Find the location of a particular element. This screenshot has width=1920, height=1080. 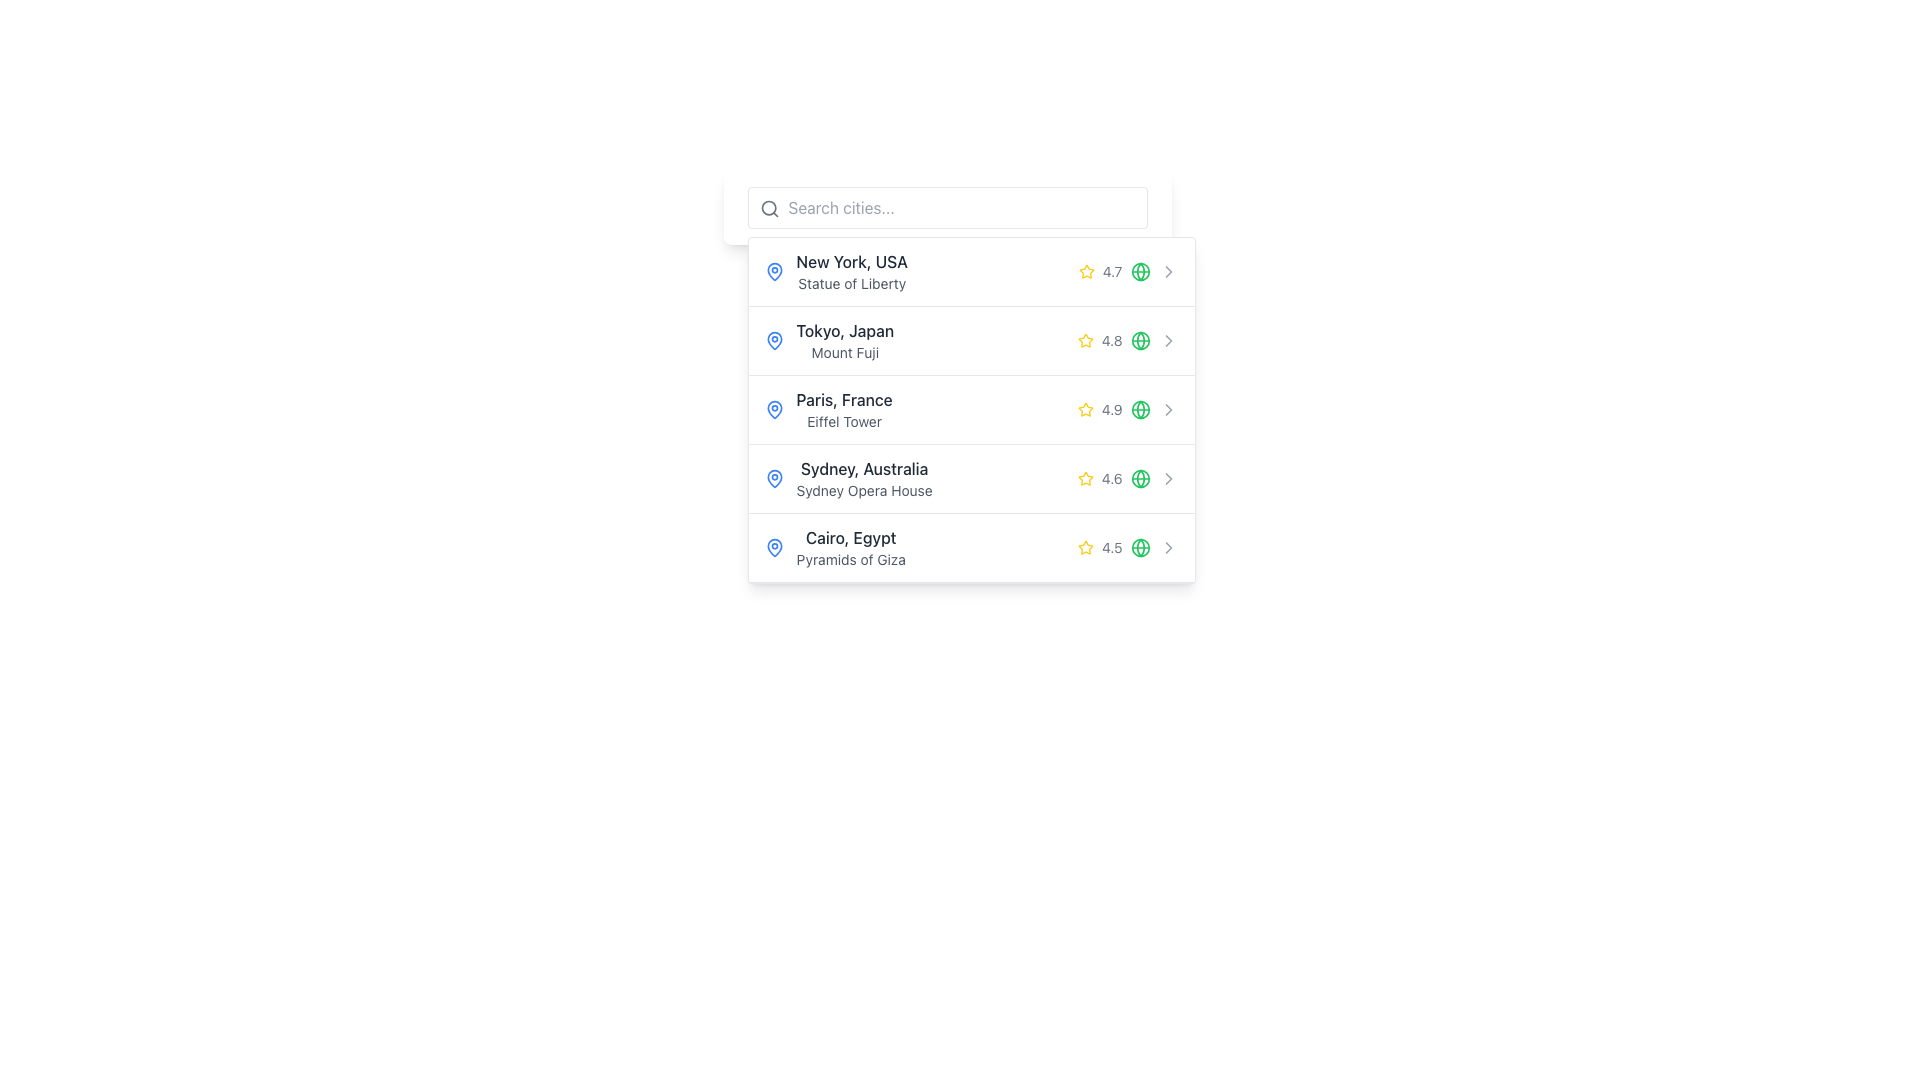

the location pin icon representing 'New York, USA Statue of Liberty' in the first list item of the search results is located at coordinates (773, 272).